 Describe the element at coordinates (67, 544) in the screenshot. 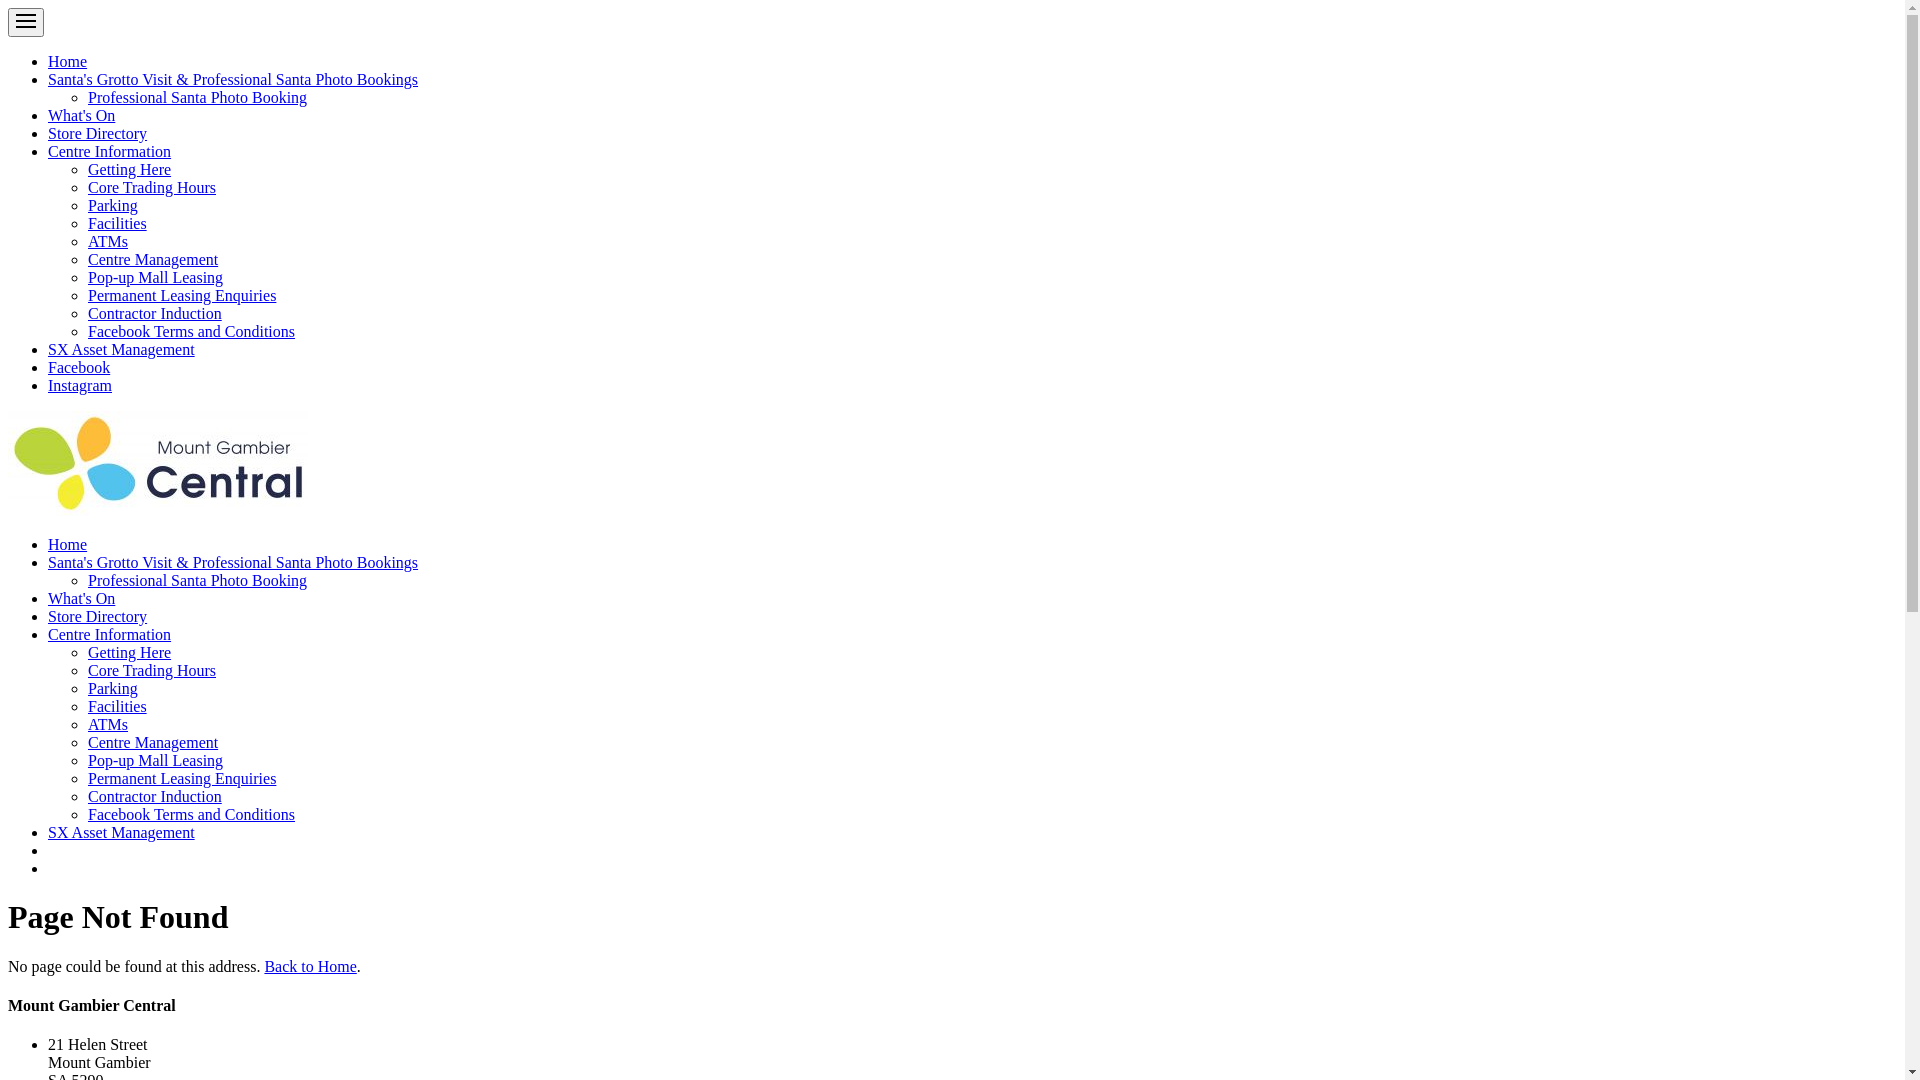

I see `'Home'` at that location.